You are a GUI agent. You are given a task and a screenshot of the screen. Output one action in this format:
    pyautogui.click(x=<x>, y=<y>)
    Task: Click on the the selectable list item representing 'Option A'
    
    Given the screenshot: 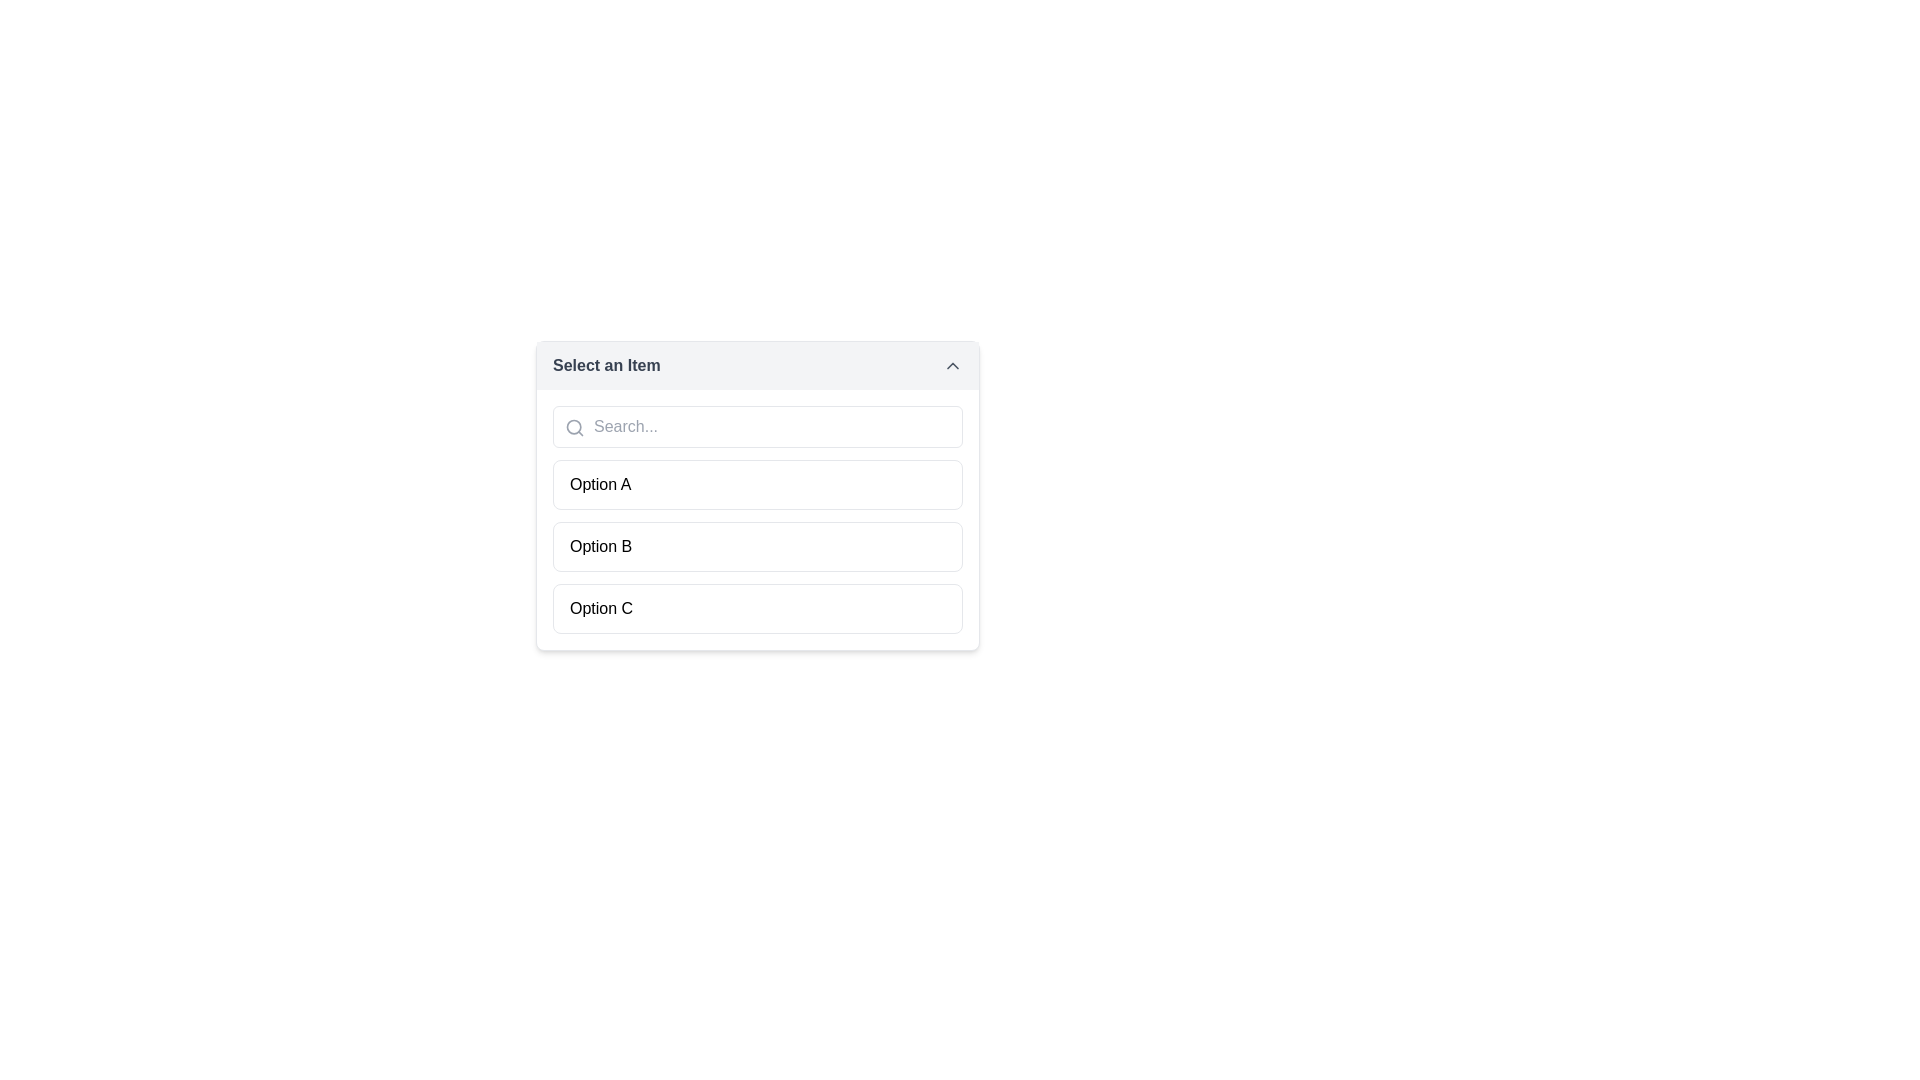 What is the action you would take?
    pyautogui.click(x=757, y=485)
    